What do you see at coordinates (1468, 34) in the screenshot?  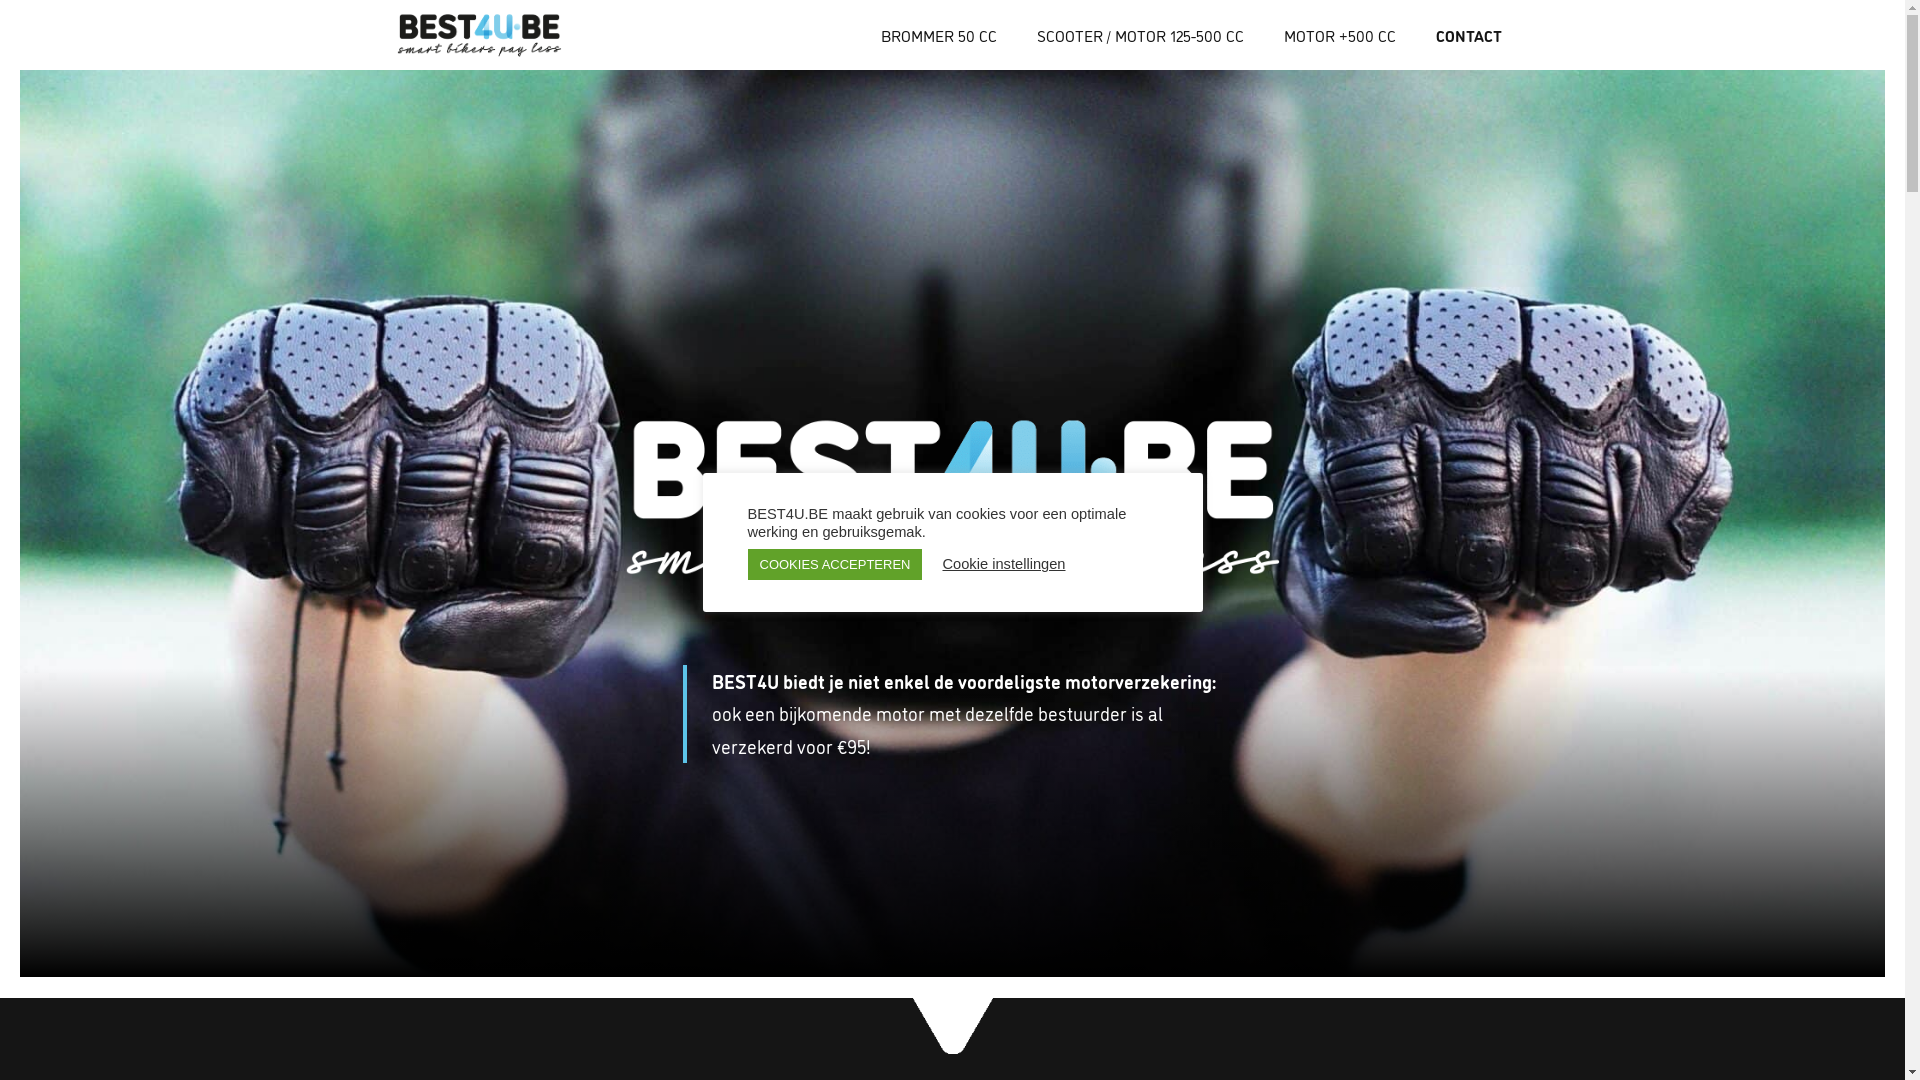 I see `'CONTACT'` at bounding box center [1468, 34].